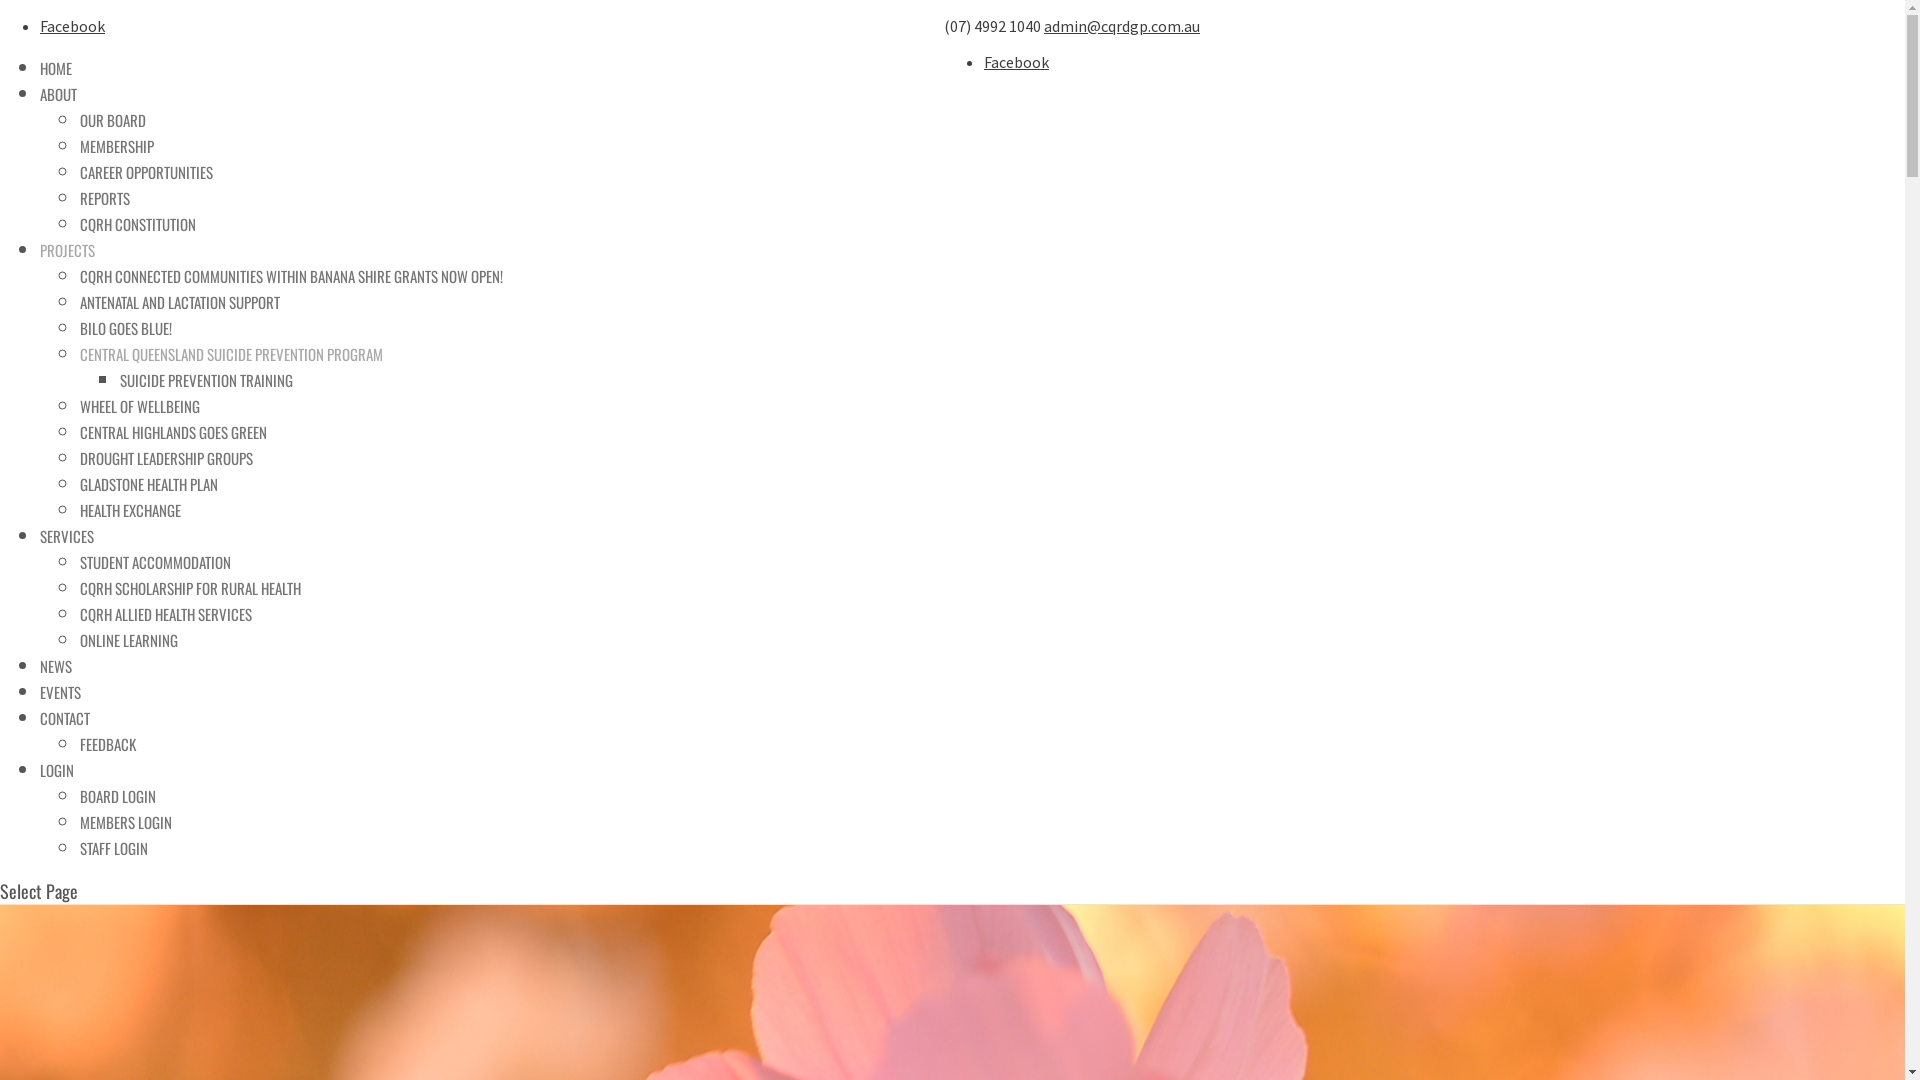 This screenshot has height=1080, width=1920. I want to click on 'BOARD LOGIN', so click(117, 794).